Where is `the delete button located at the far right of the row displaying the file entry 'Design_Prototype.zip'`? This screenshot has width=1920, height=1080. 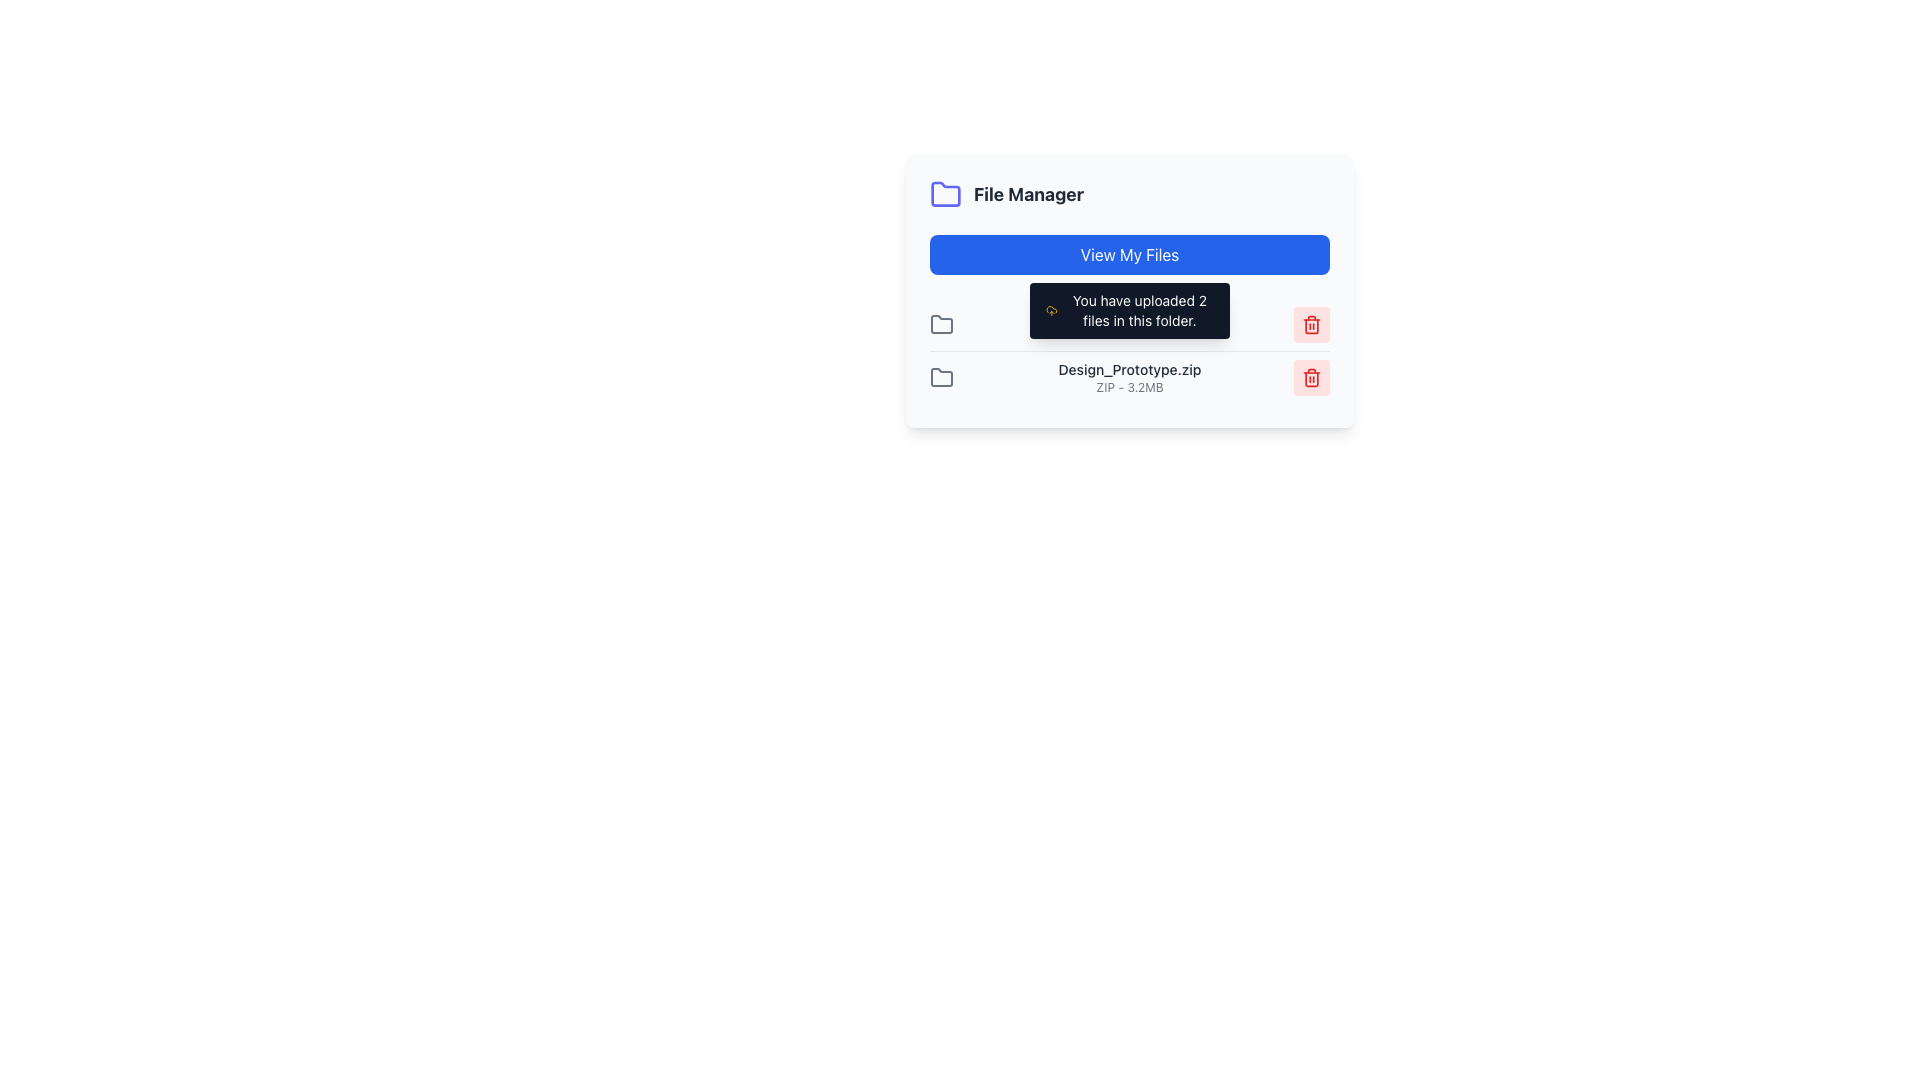 the delete button located at the far right of the row displaying the file entry 'Design_Prototype.zip' is located at coordinates (1311, 378).